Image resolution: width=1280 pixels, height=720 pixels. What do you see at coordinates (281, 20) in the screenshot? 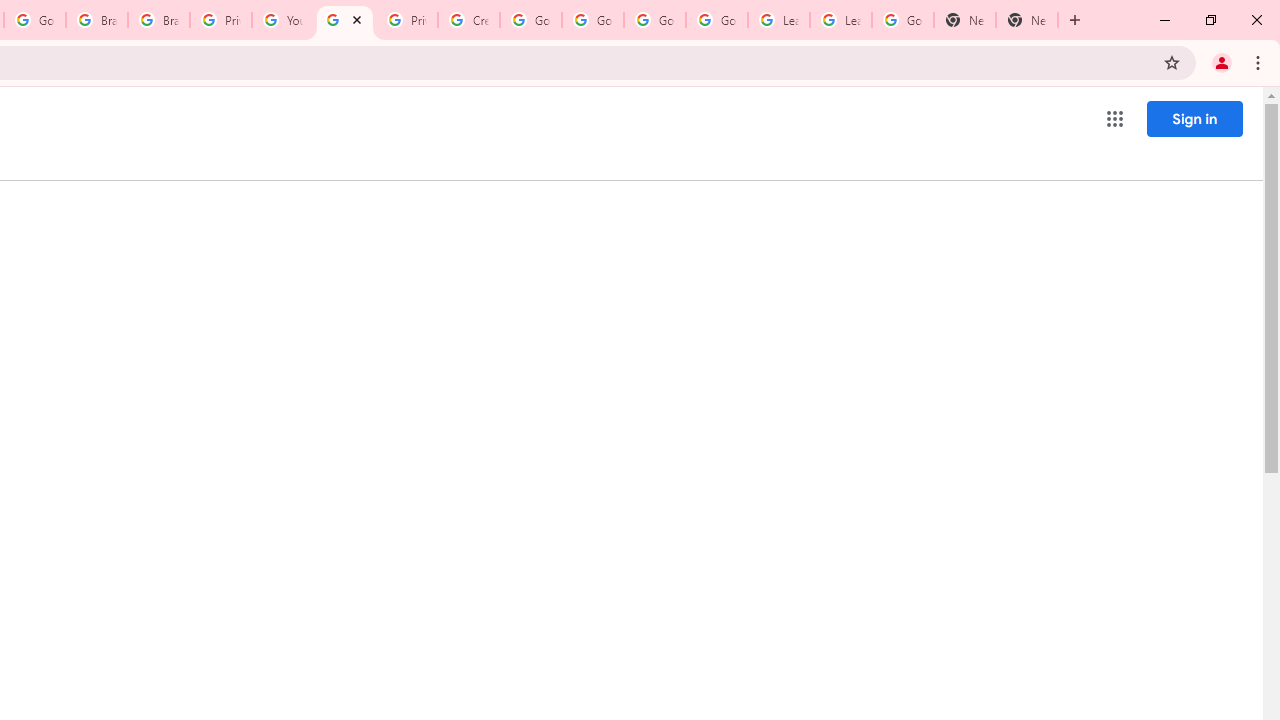
I see `'YouTube'` at bounding box center [281, 20].